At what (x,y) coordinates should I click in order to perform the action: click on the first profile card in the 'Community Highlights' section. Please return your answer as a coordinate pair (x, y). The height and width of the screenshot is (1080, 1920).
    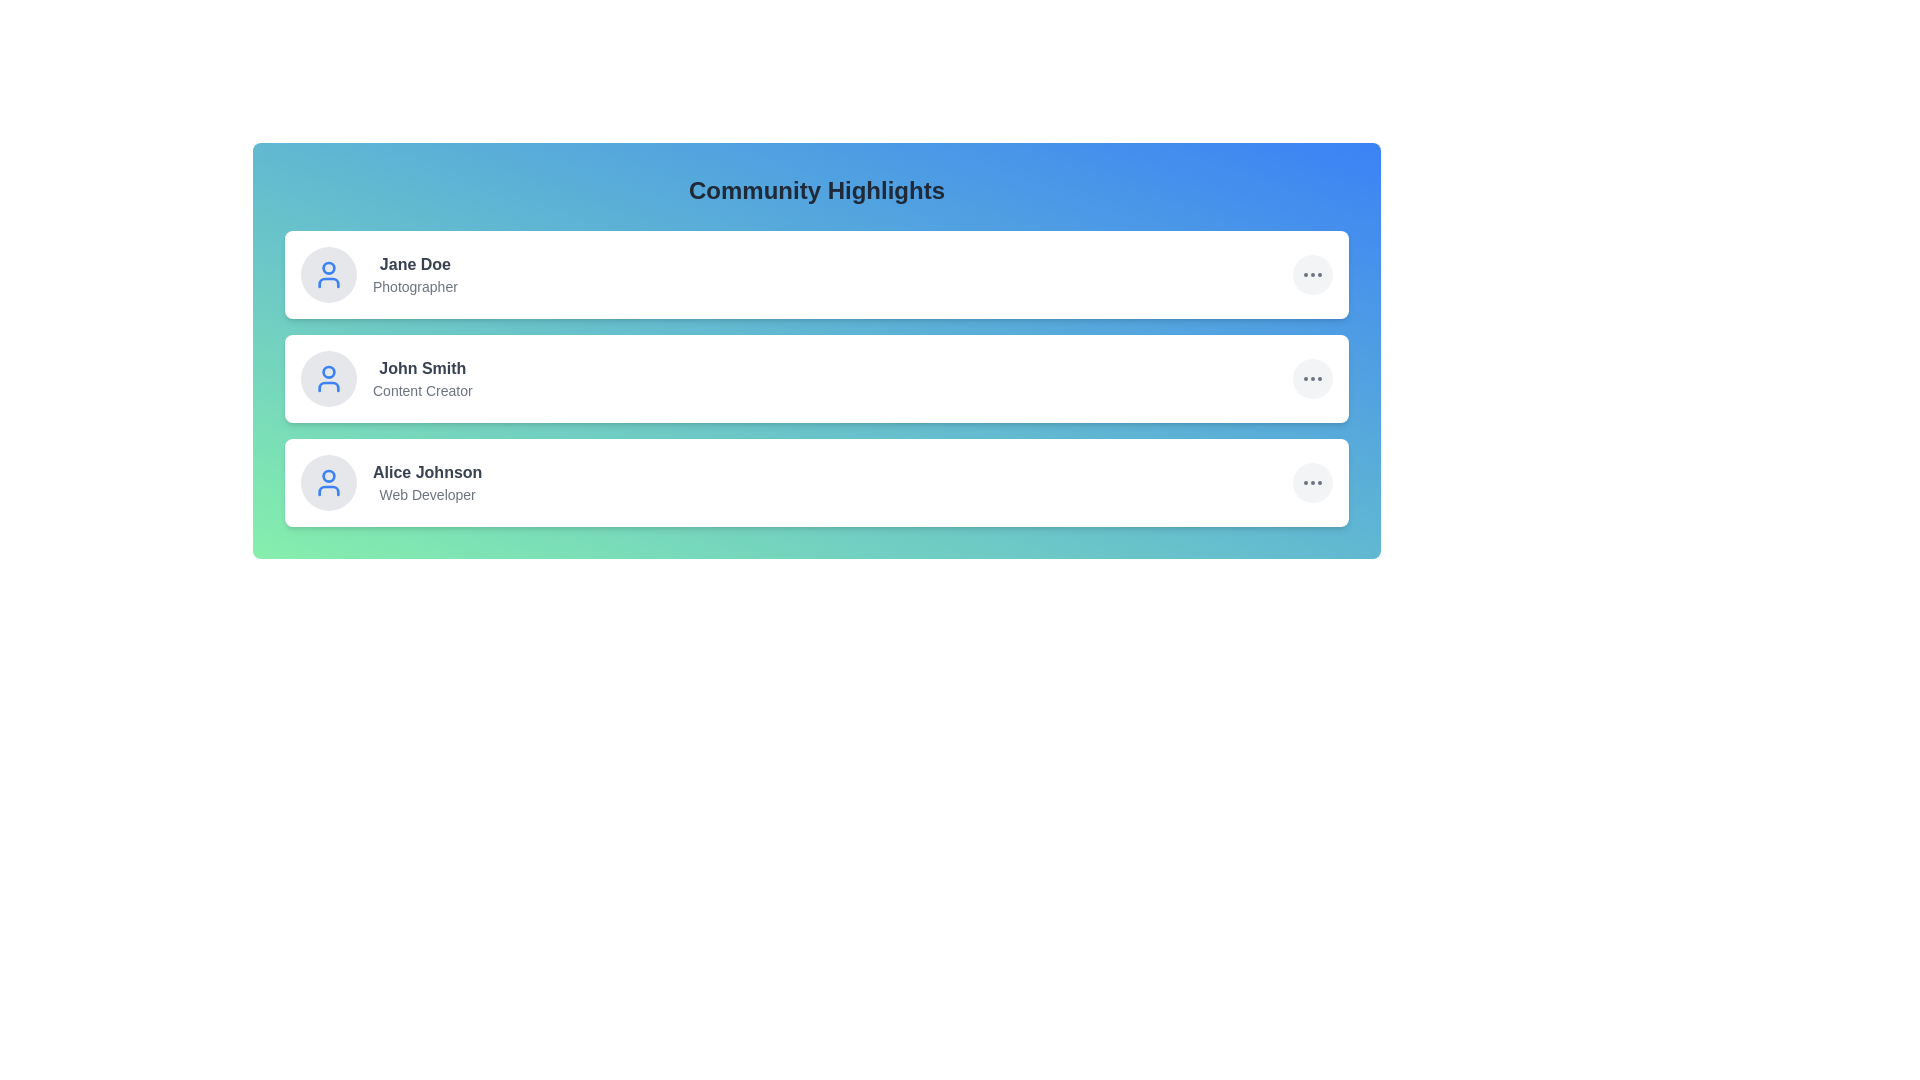
    Looking at the image, I should click on (379, 274).